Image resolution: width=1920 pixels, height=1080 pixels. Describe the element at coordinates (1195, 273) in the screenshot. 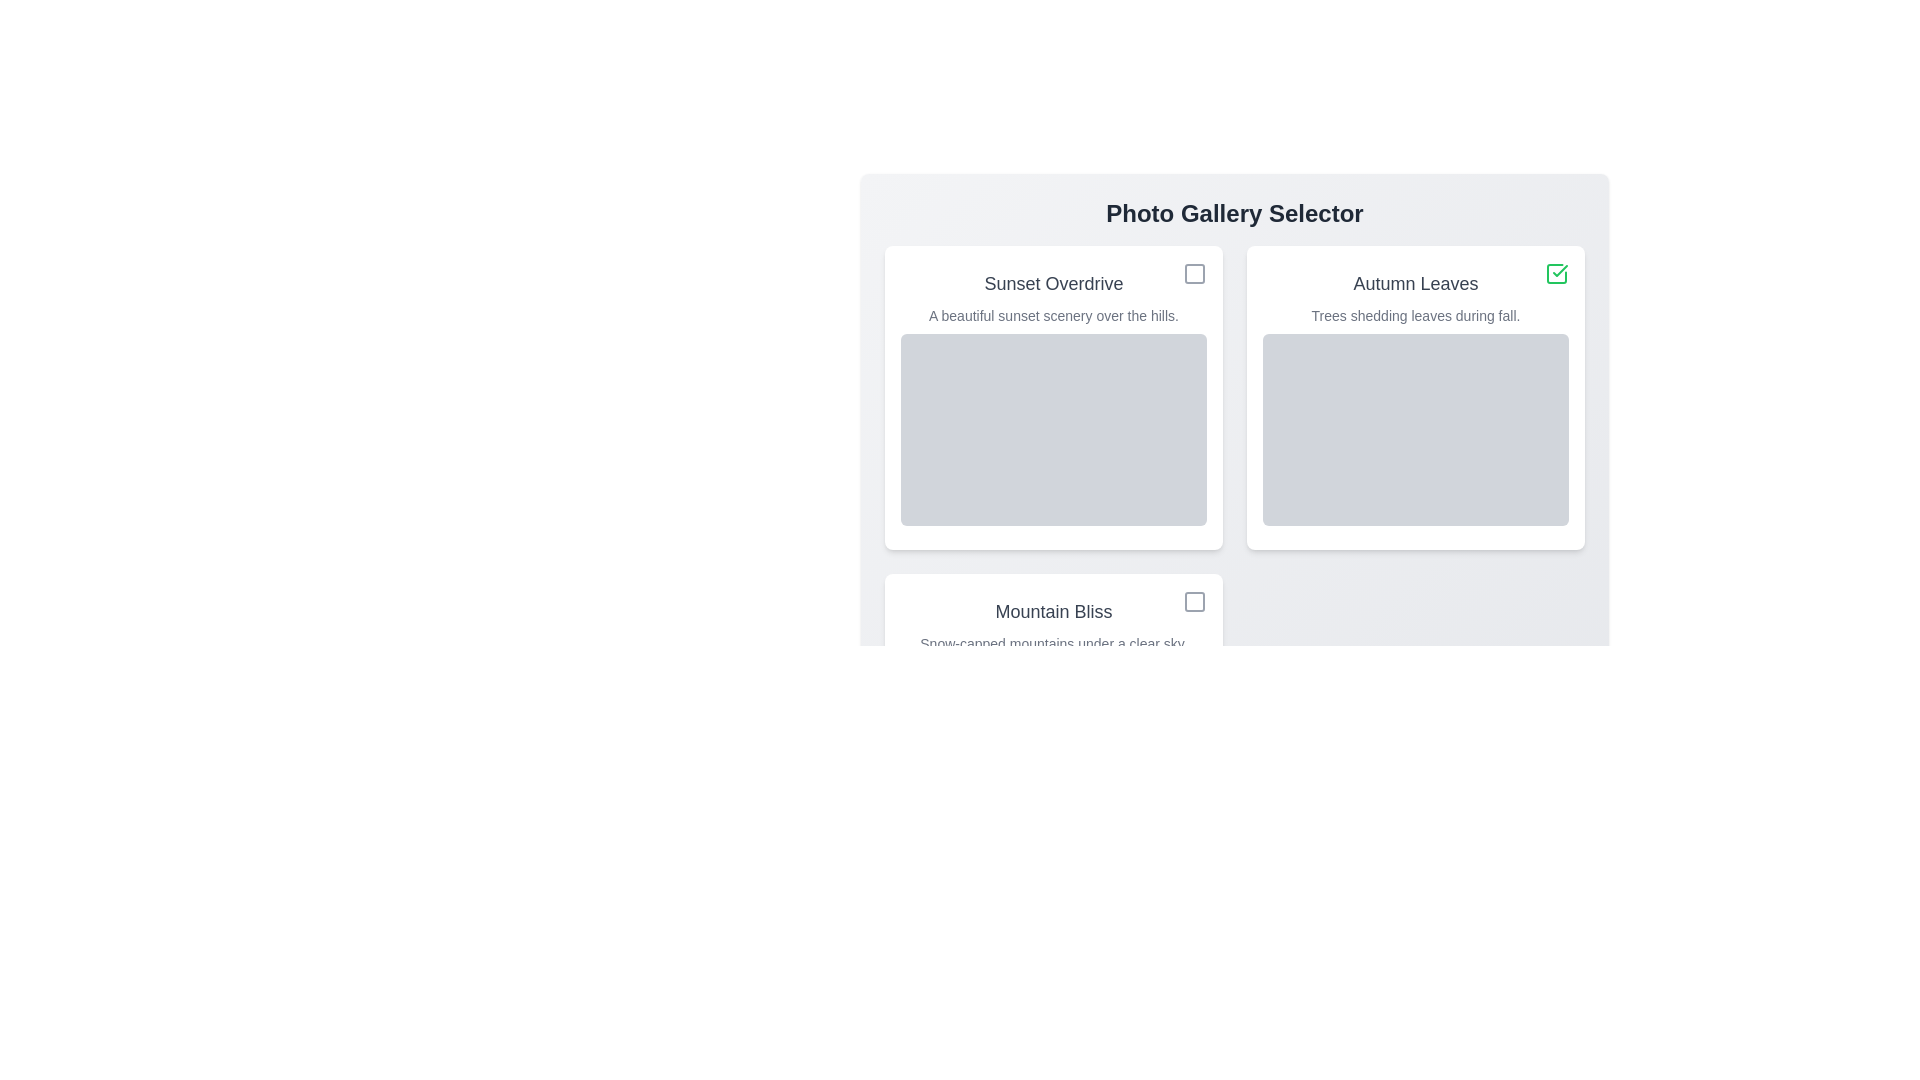

I see `the gallery item Sunset Overdrive by clicking its checkbox` at that location.